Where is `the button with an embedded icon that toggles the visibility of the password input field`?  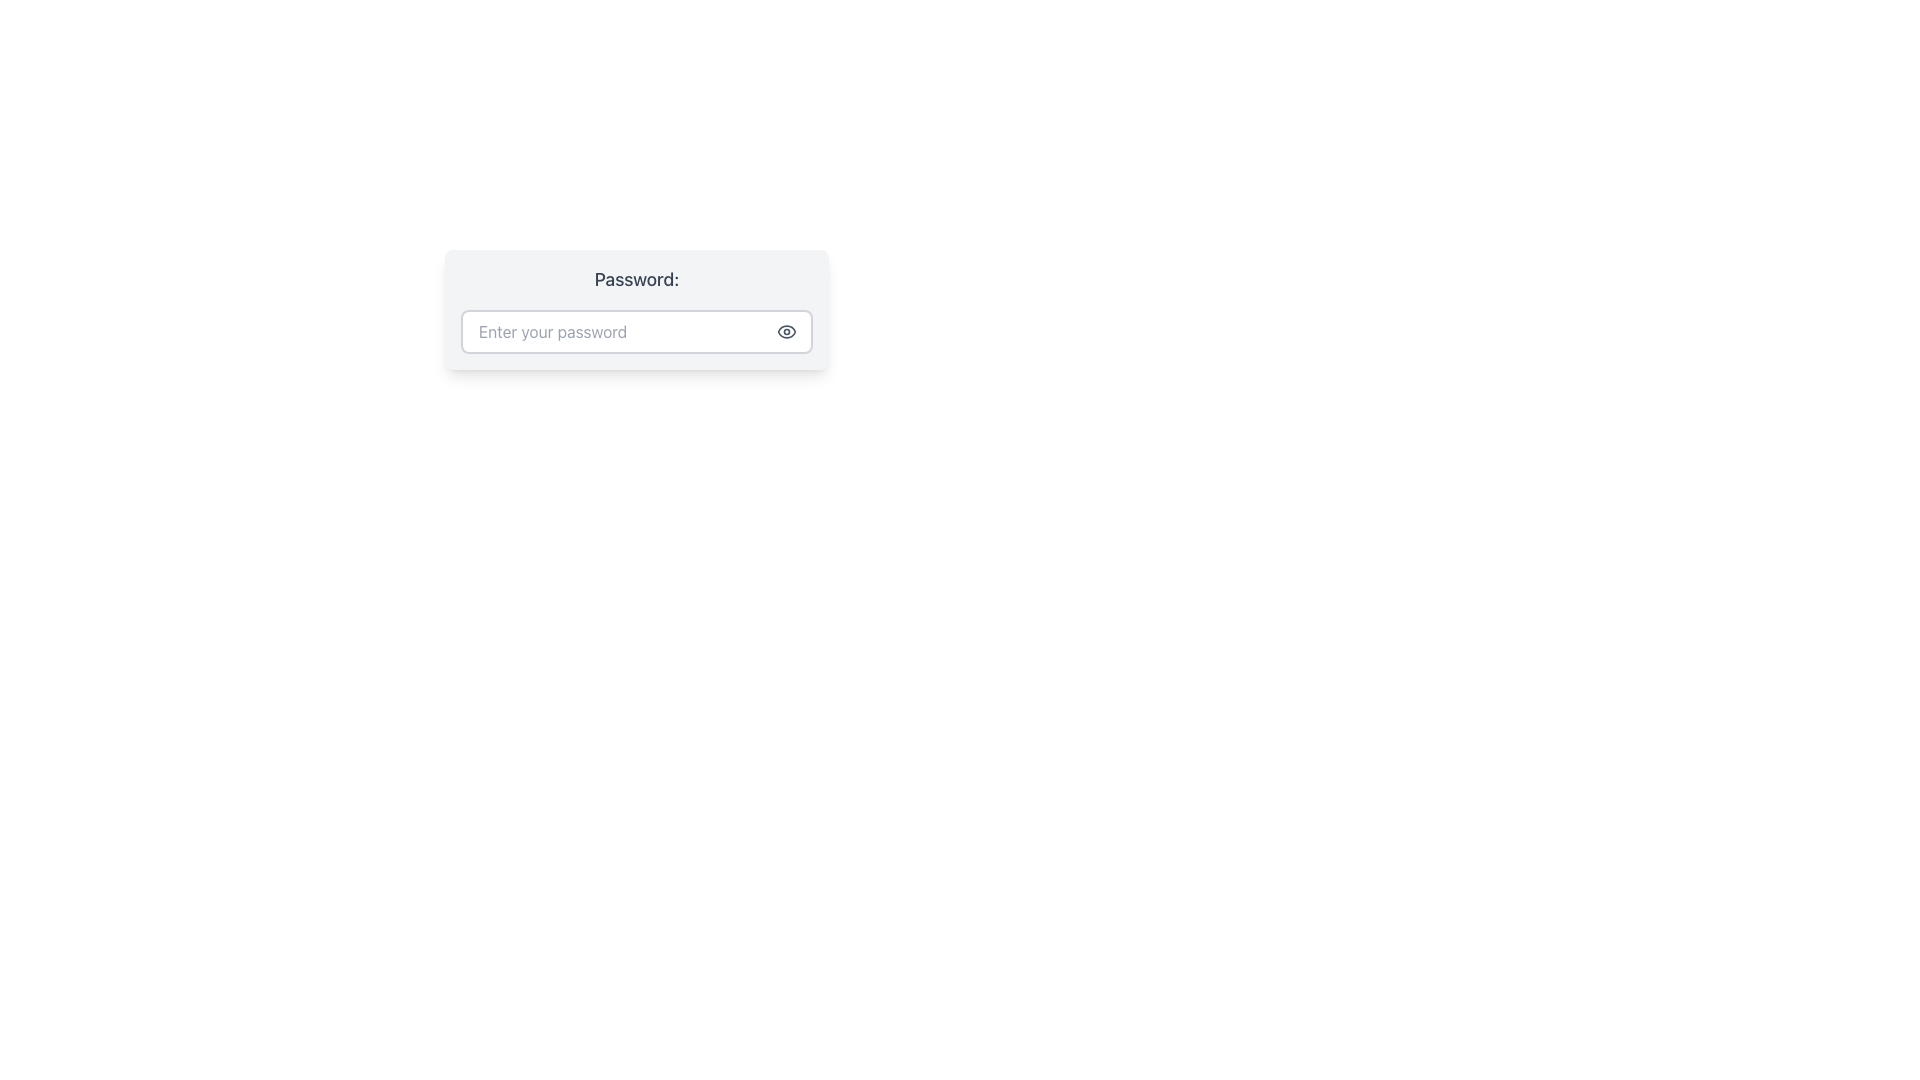 the button with an embedded icon that toggles the visibility of the password input field is located at coordinates (786, 330).